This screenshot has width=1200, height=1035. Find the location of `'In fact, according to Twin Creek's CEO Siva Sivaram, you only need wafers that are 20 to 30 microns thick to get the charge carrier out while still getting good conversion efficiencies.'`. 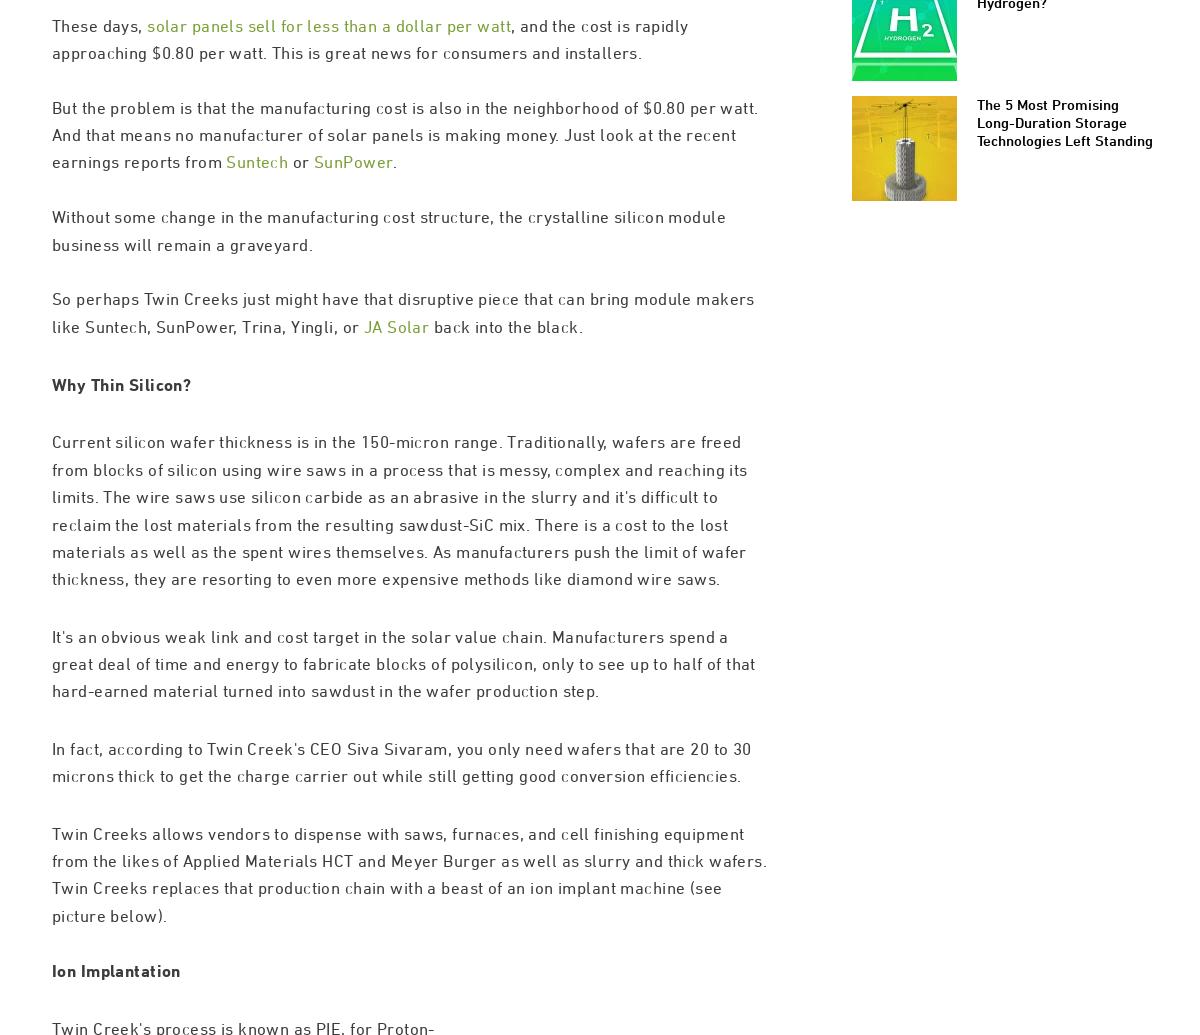

'In fact, according to Twin Creek's CEO Siva Sivaram, you only need wafers that are 20 to 30 microns thick to get the charge carrier out while still getting good conversion efficiencies.' is located at coordinates (401, 846).